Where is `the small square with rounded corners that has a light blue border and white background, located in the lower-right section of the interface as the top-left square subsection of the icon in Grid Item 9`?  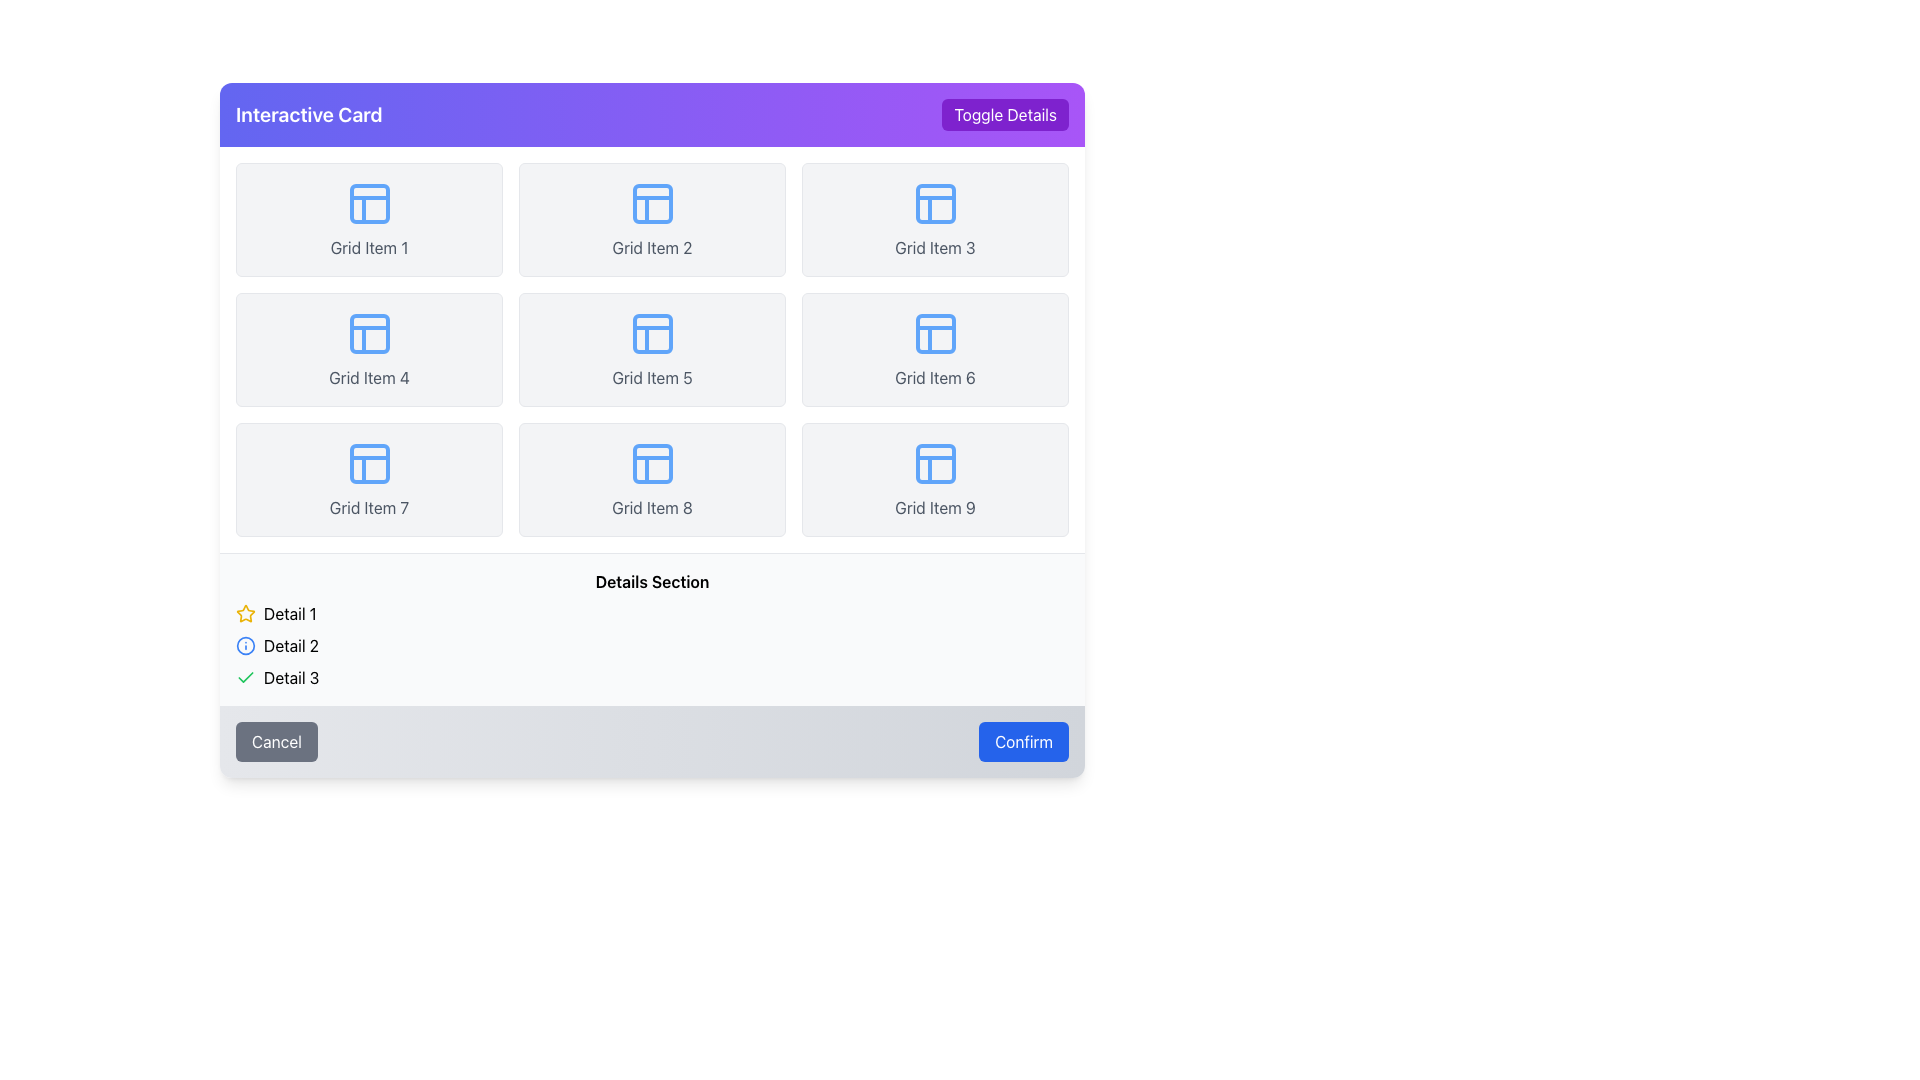 the small square with rounded corners that has a light blue border and white background, located in the lower-right section of the interface as the top-left square subsection of the icon in Grid Item 9 is located at coordinates (934, 463).